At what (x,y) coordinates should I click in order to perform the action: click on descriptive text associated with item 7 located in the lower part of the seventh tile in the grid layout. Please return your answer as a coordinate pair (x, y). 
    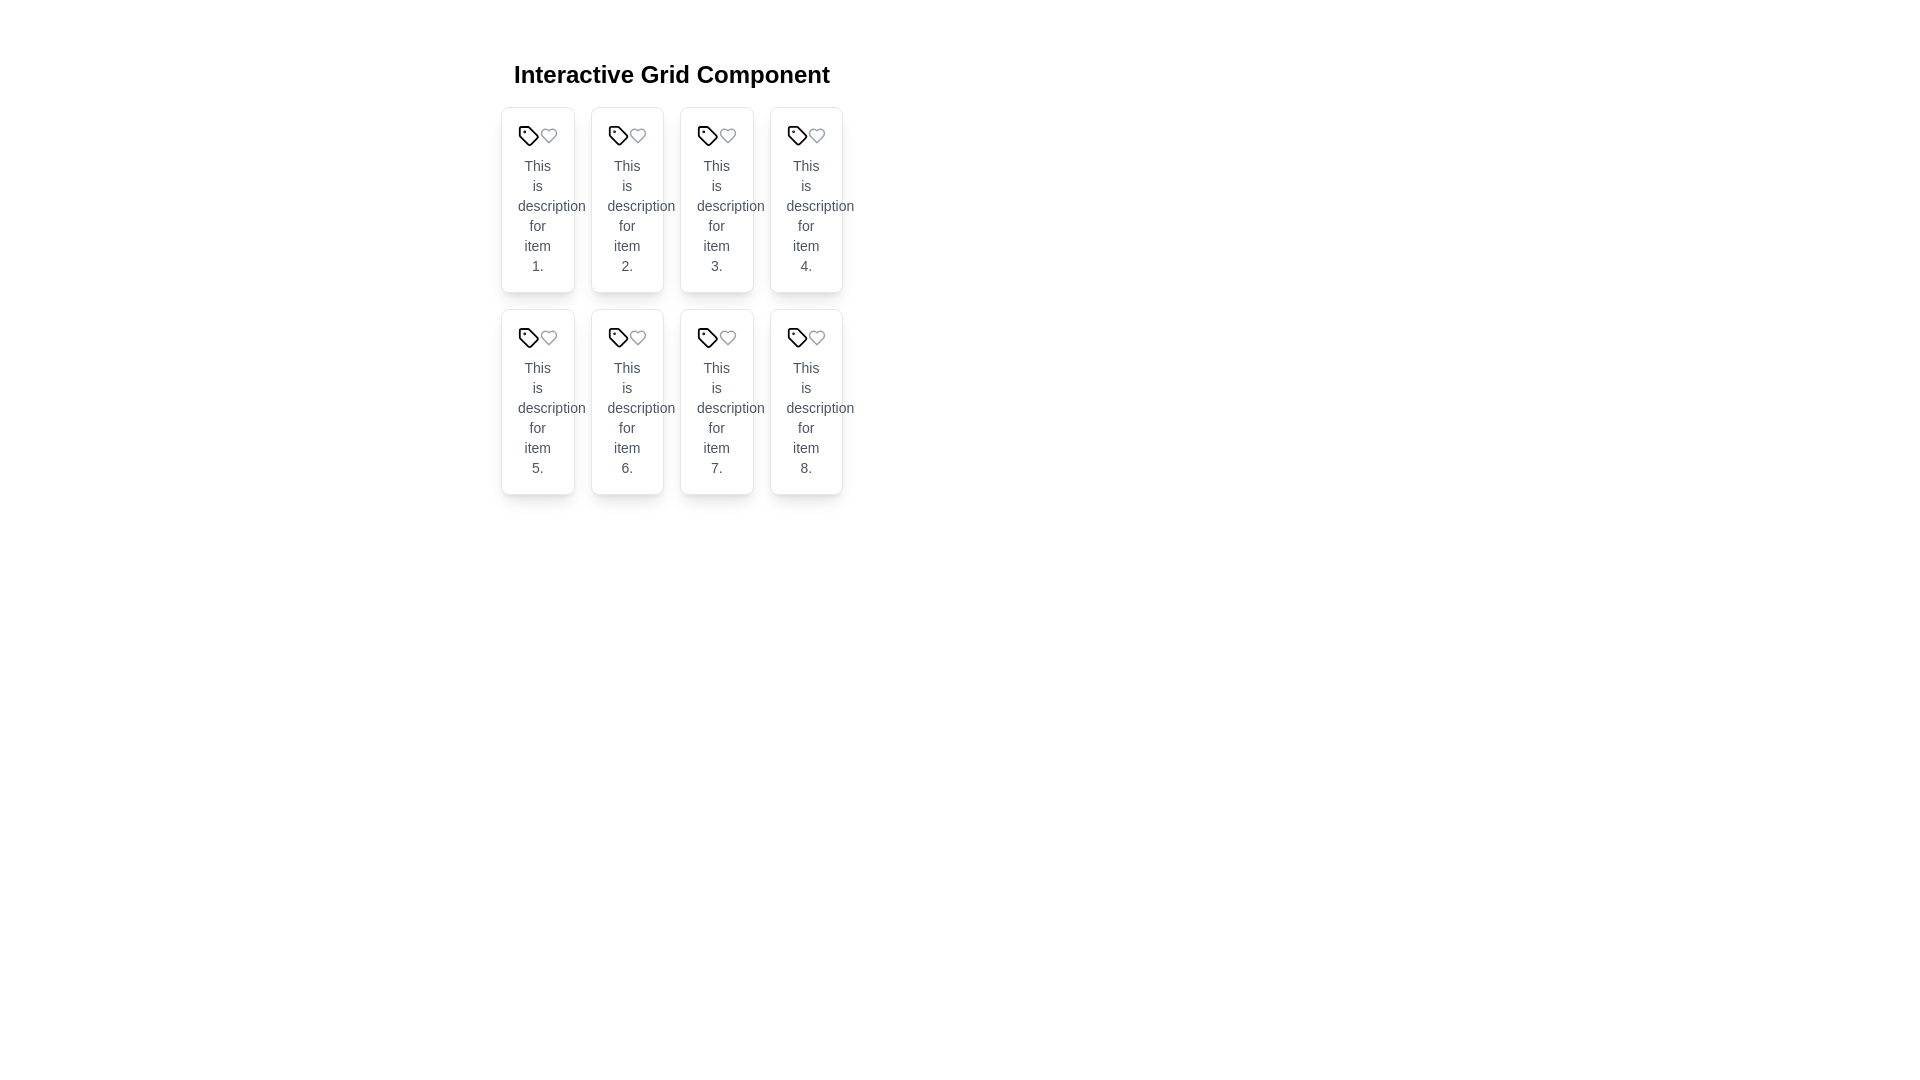
    Looking at the image, I should click on (716, 416).